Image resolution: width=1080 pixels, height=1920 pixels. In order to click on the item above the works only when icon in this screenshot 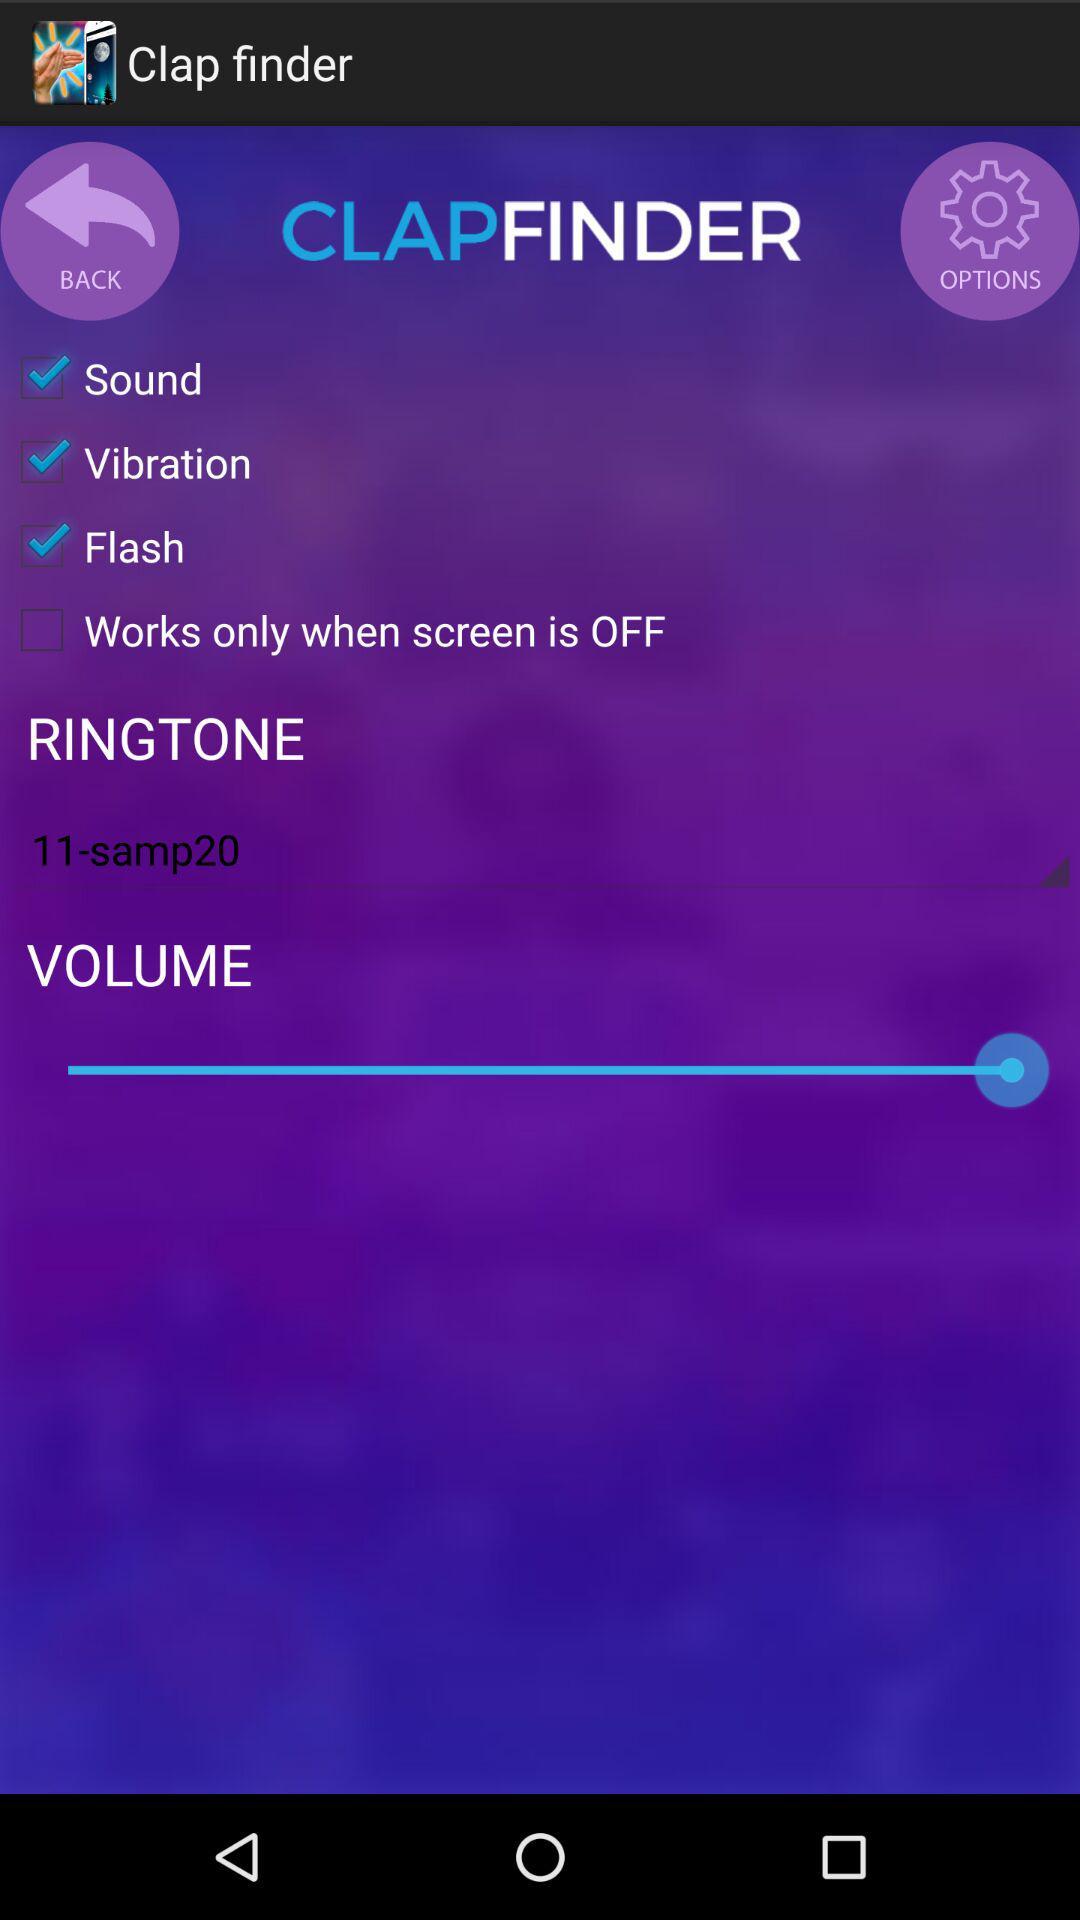, I will do `click(92, 546)`.